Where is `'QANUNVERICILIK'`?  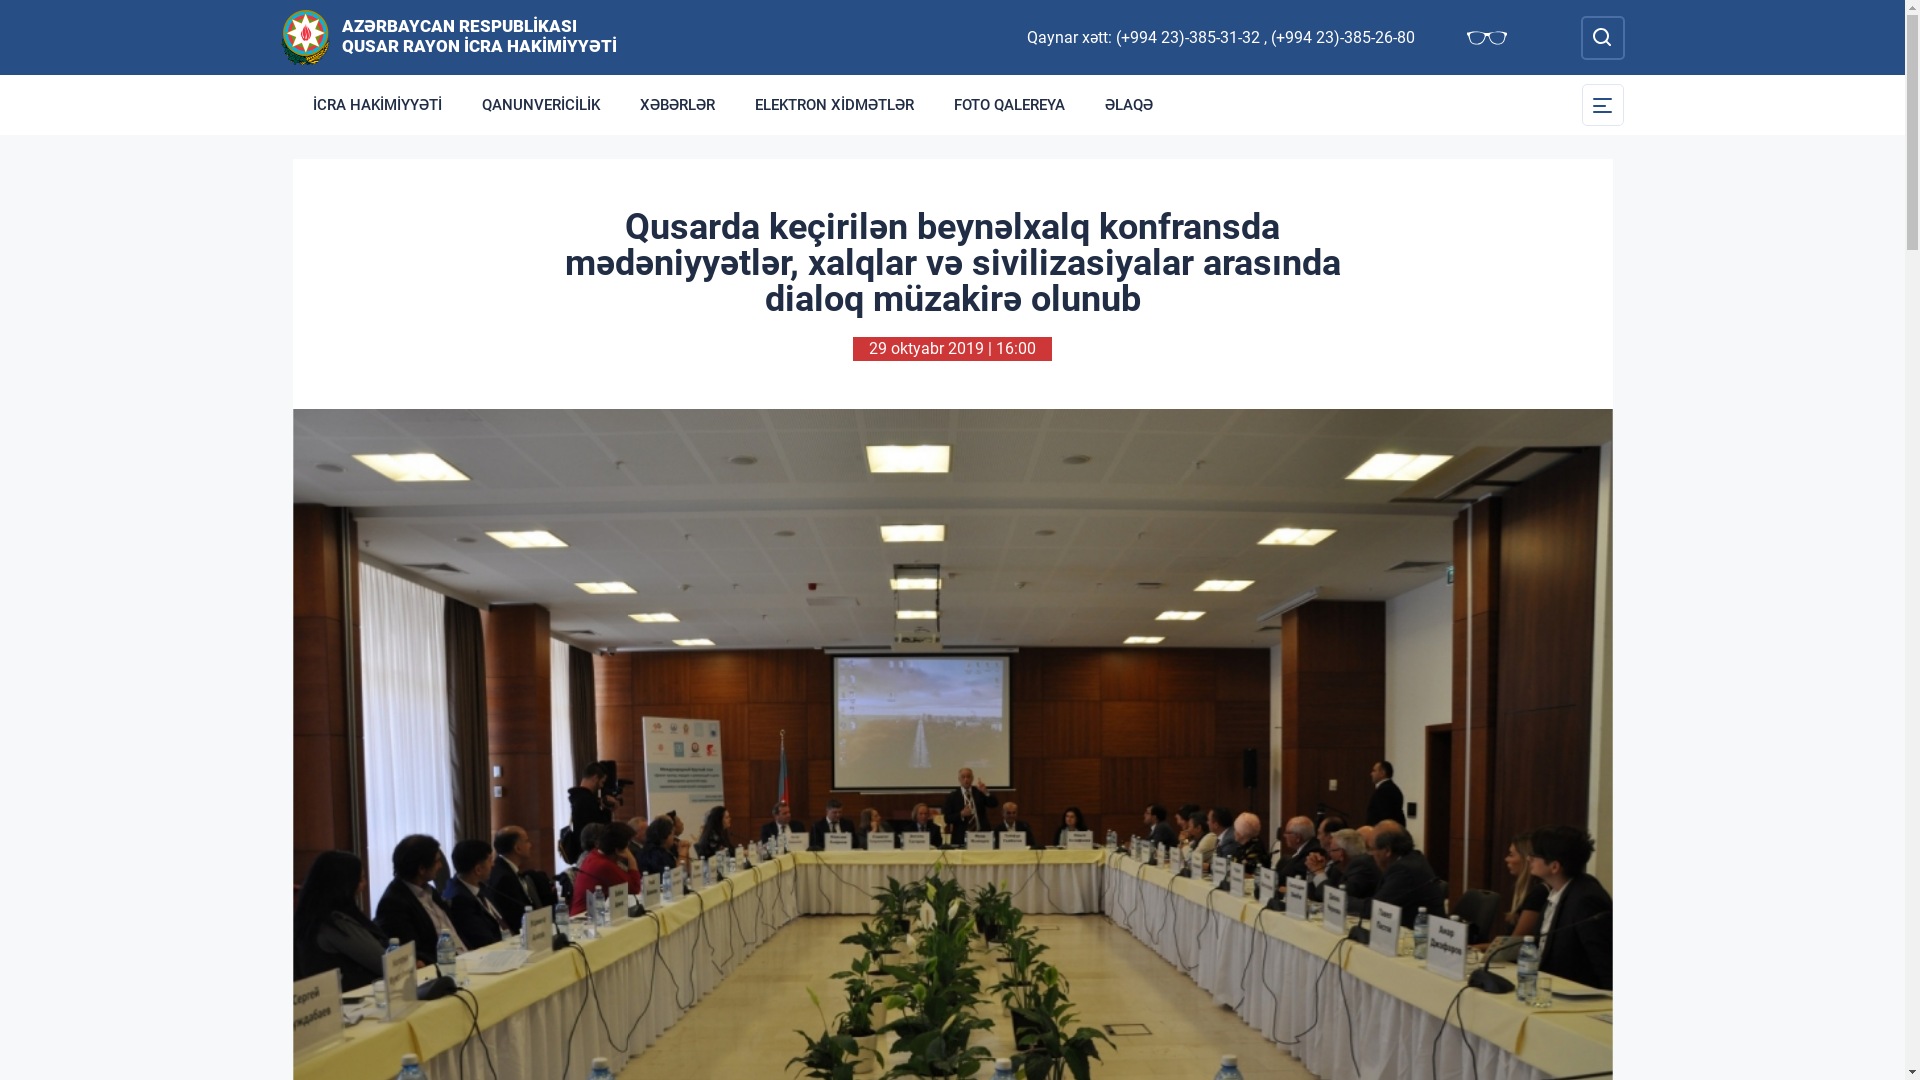 'QANUNVERICILIK' is located at coordinates (541, 104).